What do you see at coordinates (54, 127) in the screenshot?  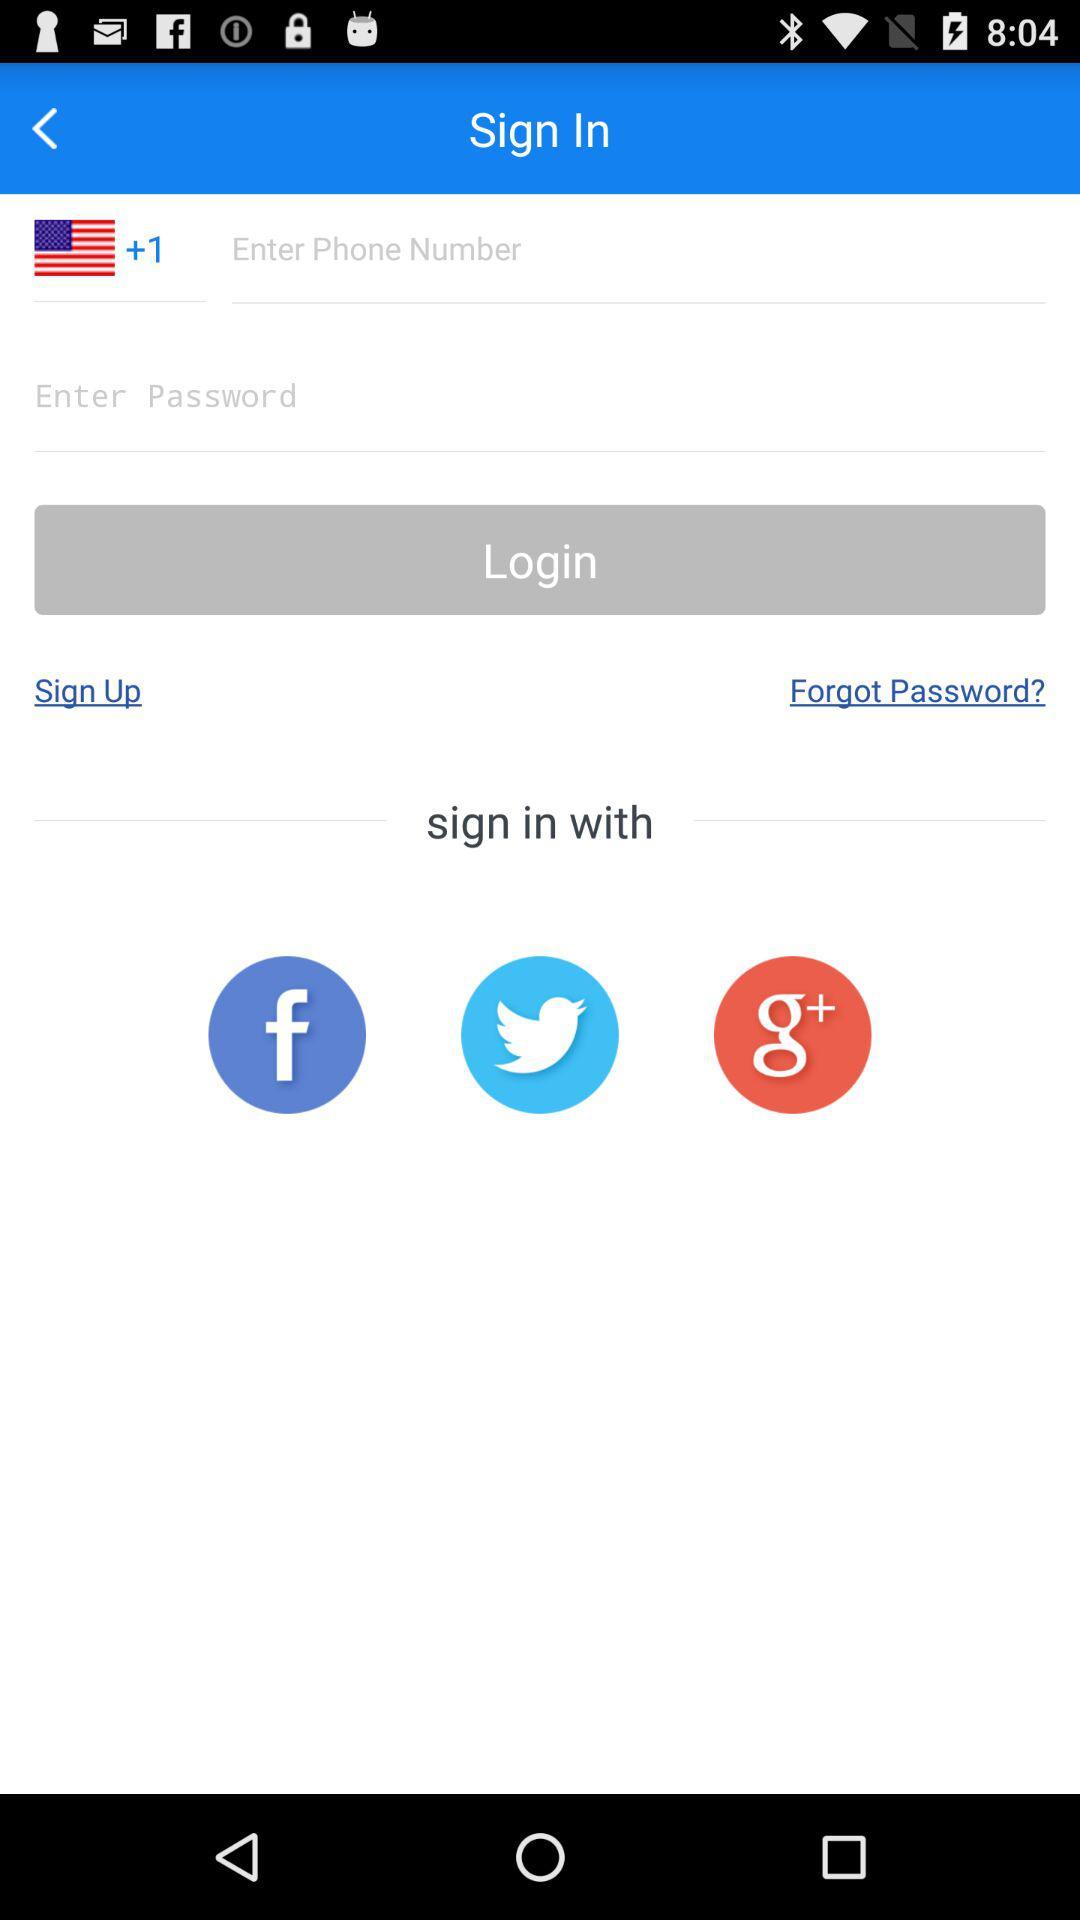 I see `the item next to +1 item` at bounding box center [54, 127].